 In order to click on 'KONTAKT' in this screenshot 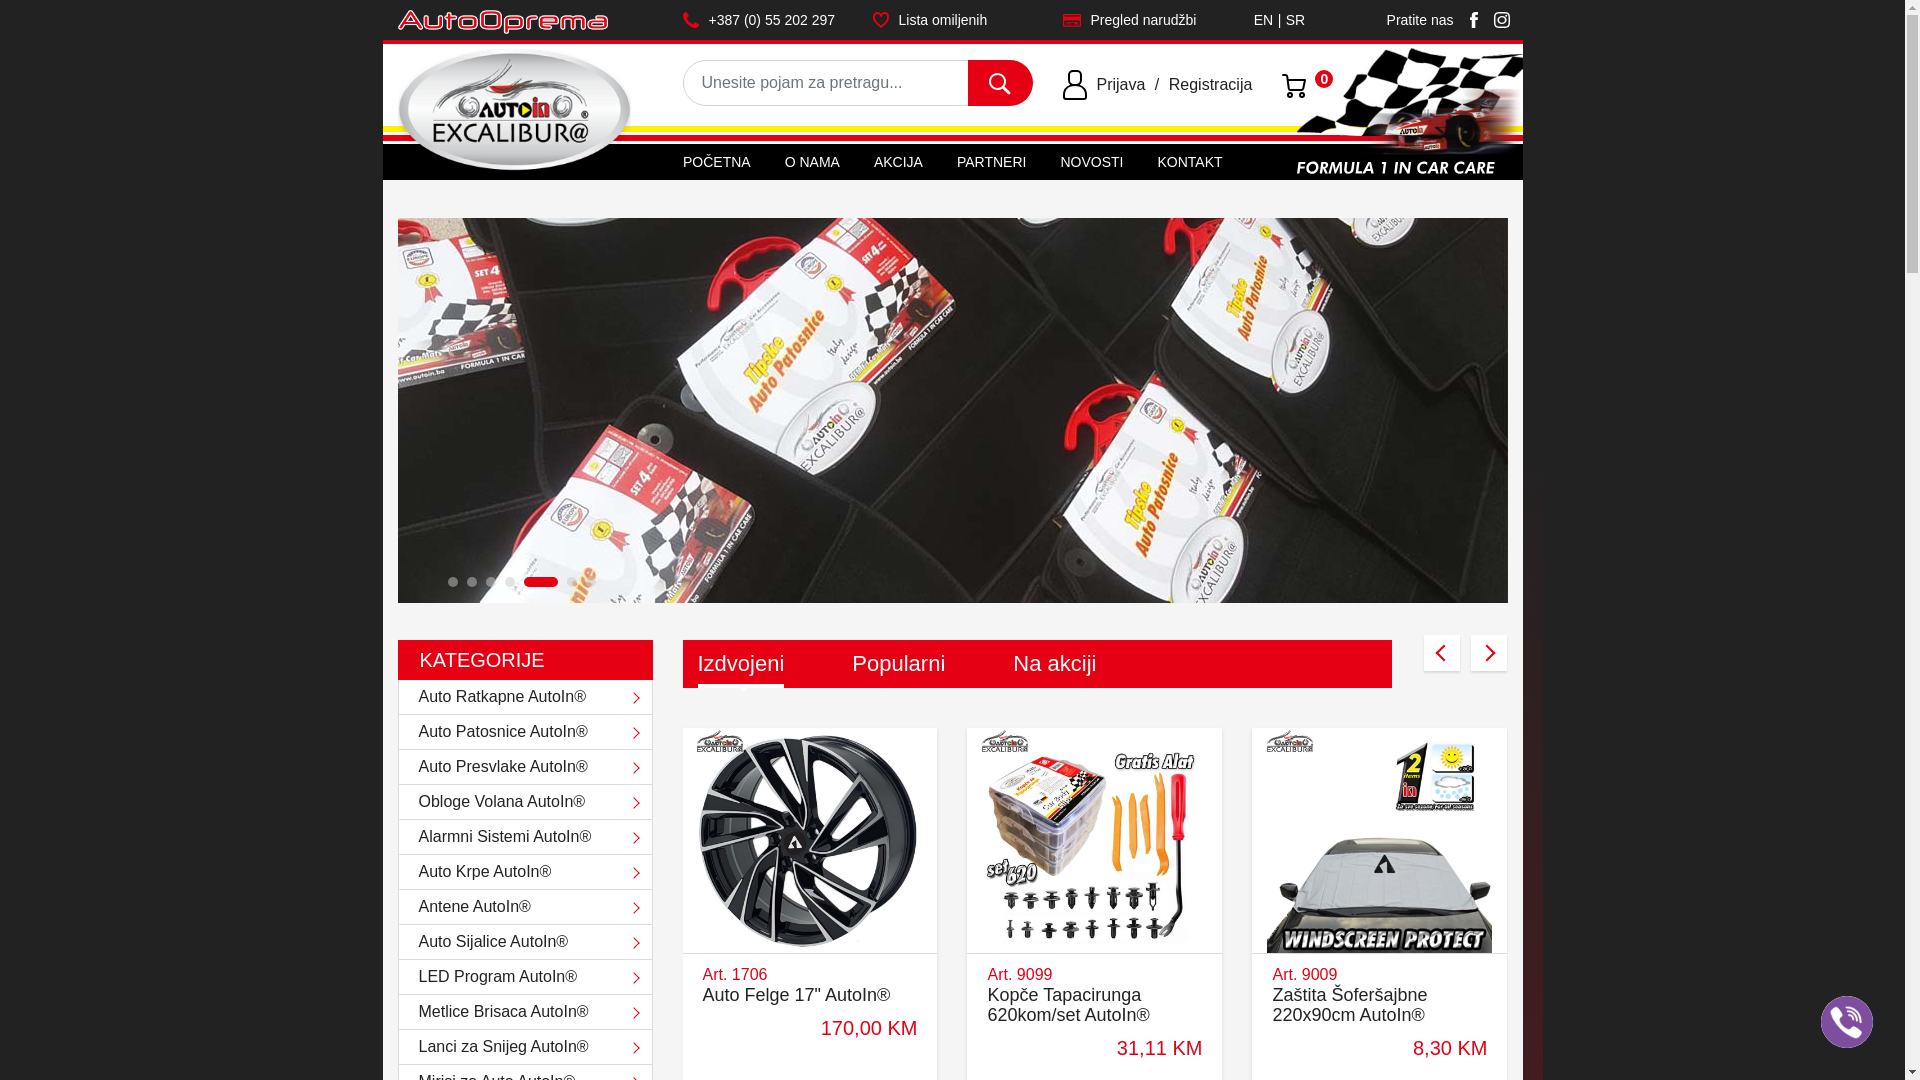, I will do `click(1148, 161)`.